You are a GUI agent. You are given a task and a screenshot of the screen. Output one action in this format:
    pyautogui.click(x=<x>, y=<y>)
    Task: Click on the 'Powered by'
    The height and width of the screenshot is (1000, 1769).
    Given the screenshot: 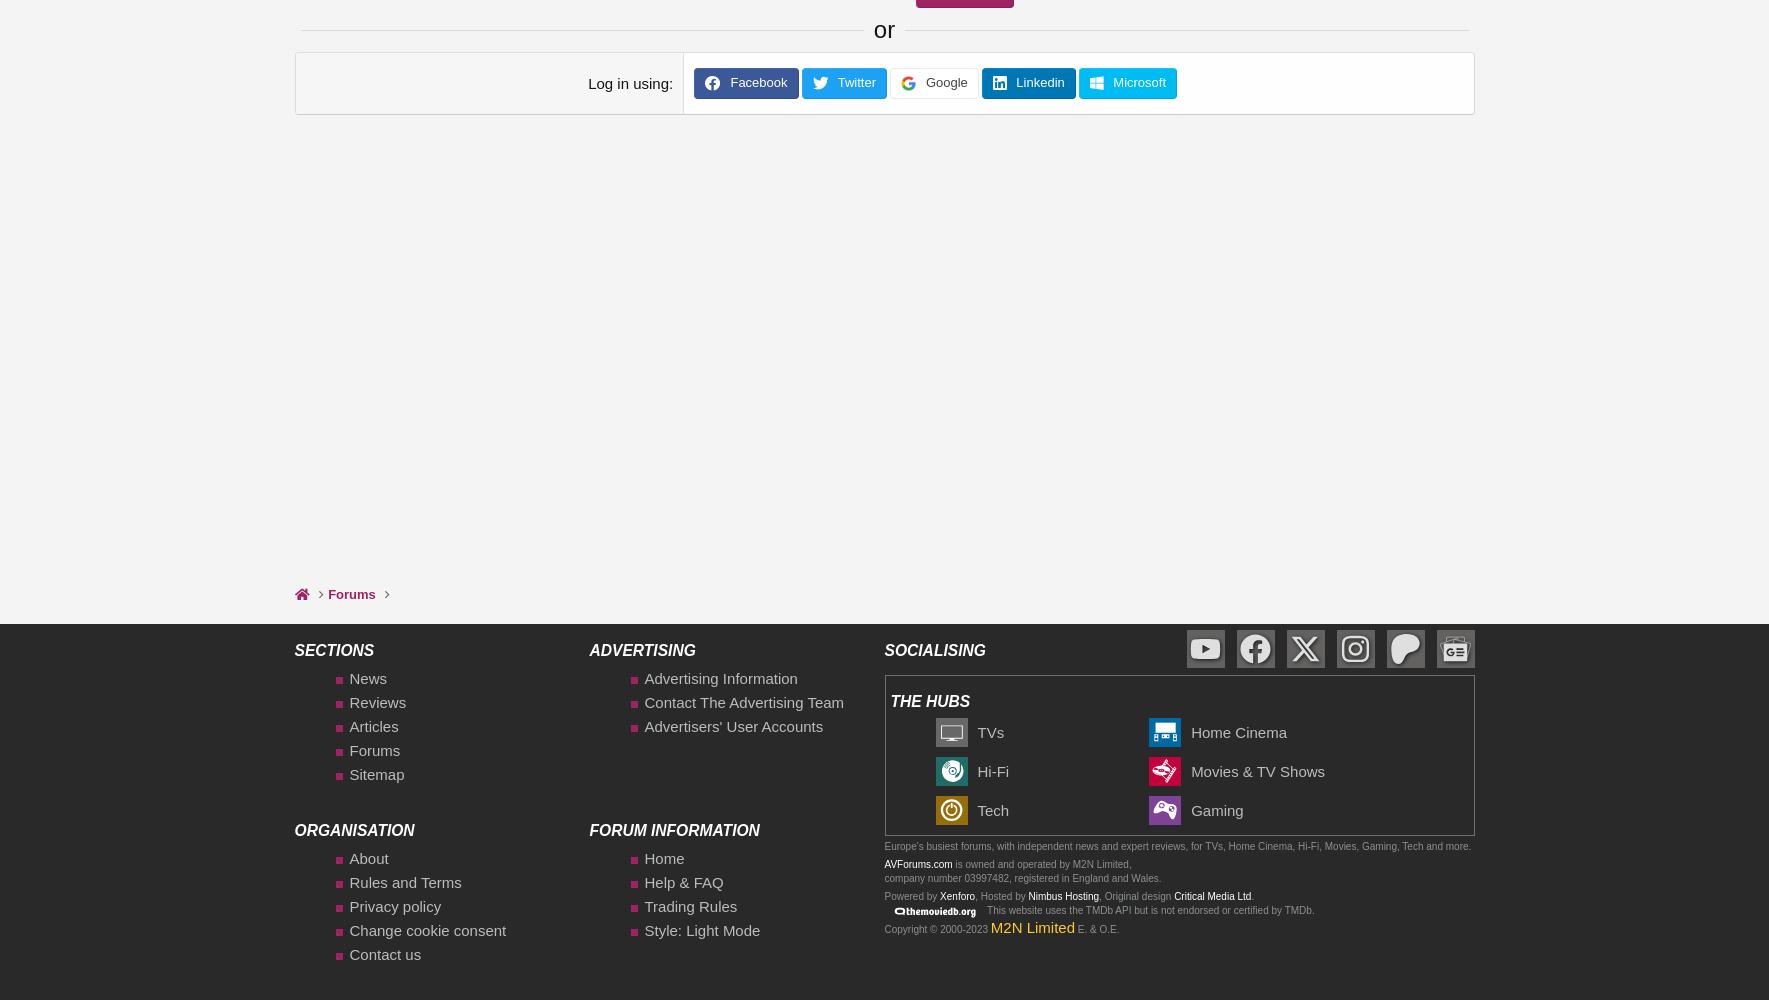 What is the action you would take?
    pyautogui.click(x=911, y=895)
    